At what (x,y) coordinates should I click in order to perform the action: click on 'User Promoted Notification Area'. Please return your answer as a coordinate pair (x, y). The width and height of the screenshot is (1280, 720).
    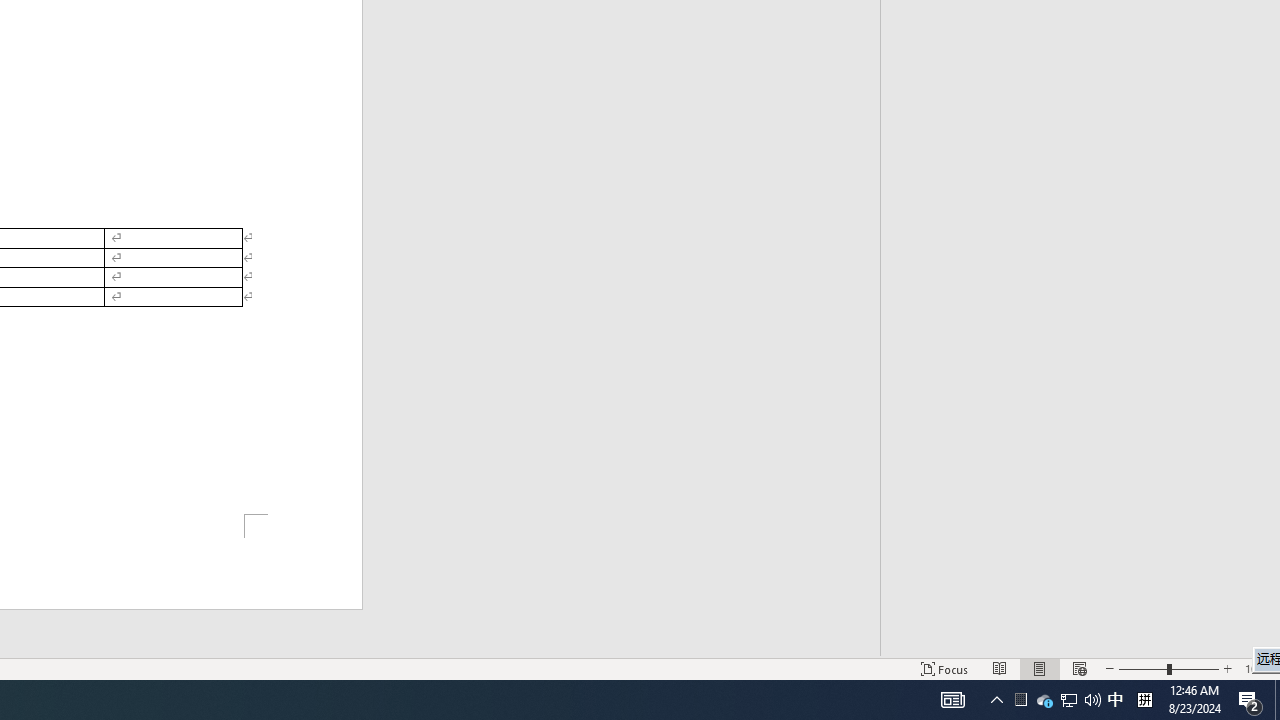
    Looking at the image, I should click on (1020, 698).